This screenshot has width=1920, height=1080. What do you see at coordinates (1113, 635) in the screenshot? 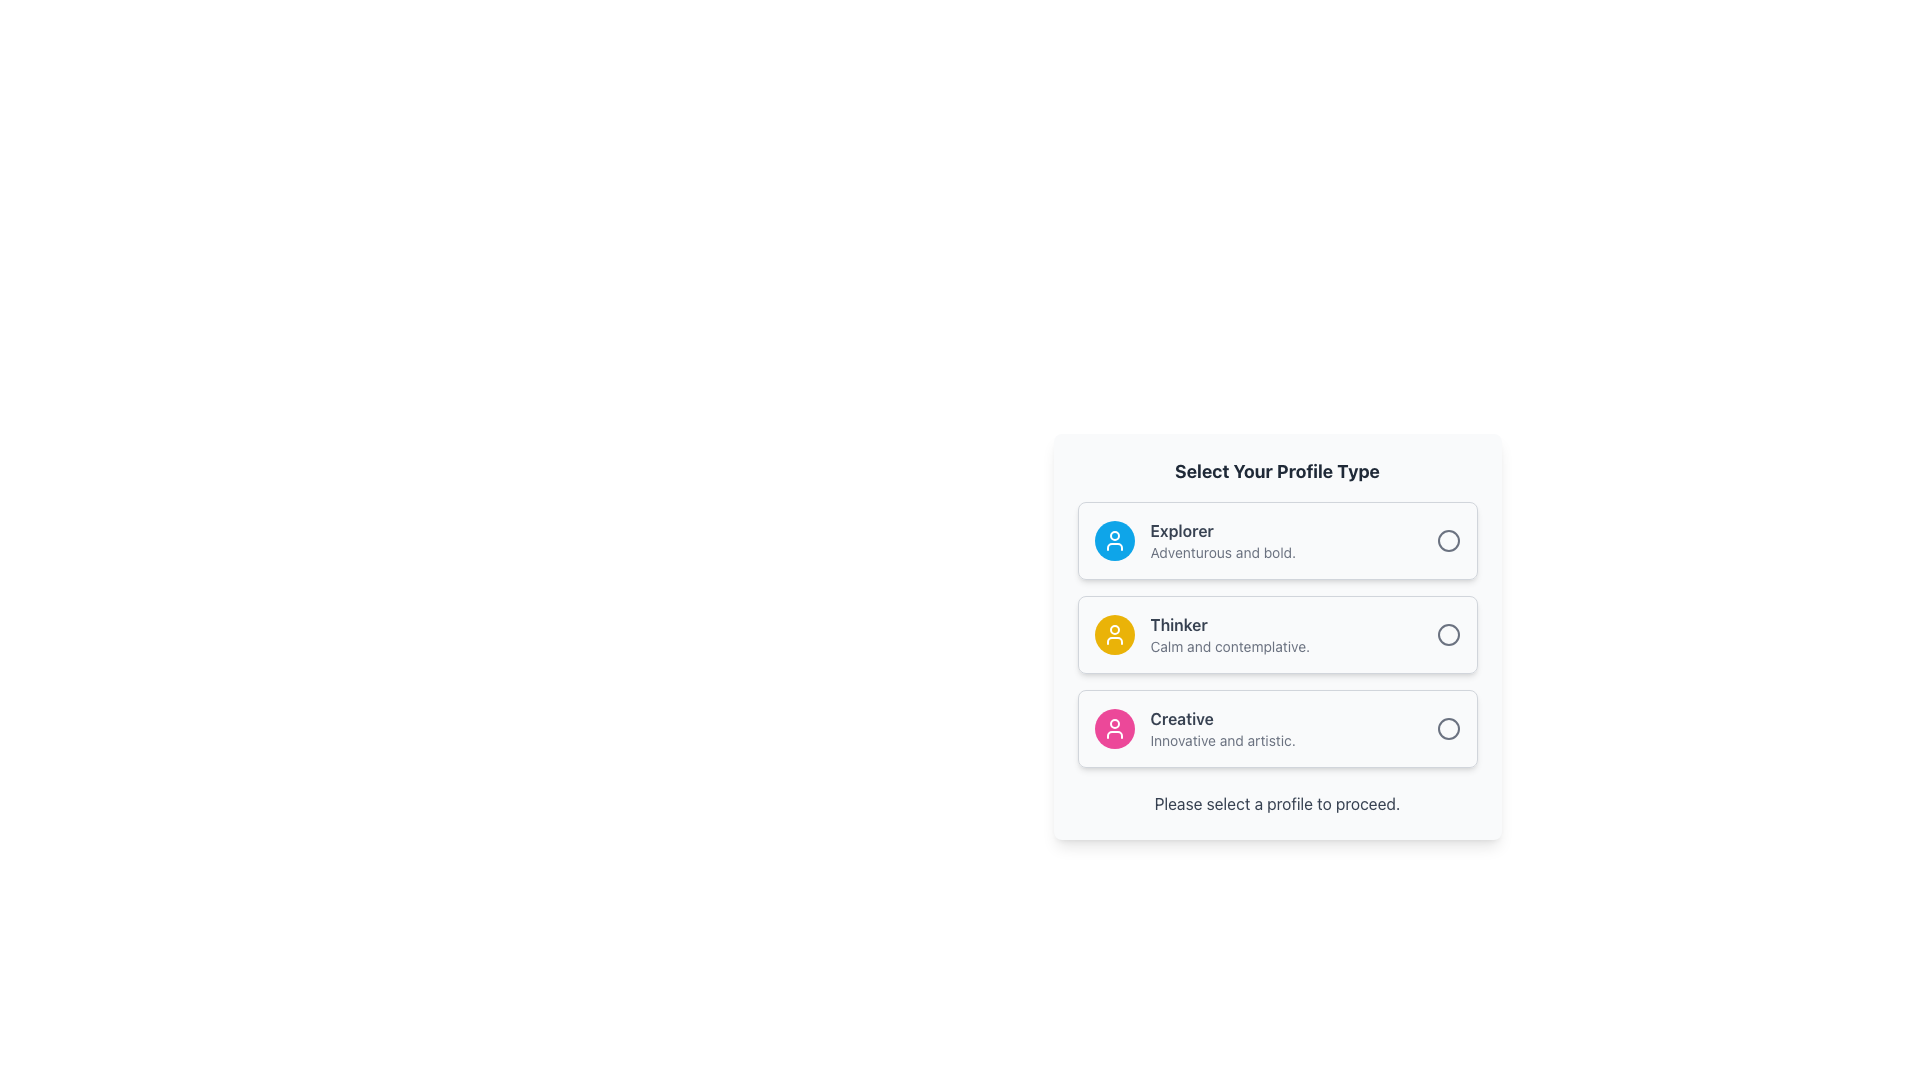
I see `the decorative icon for the 'Thinker' profile card, which is positioned at the start of its row in the profile selection list` at bounding box center [1113, 635].